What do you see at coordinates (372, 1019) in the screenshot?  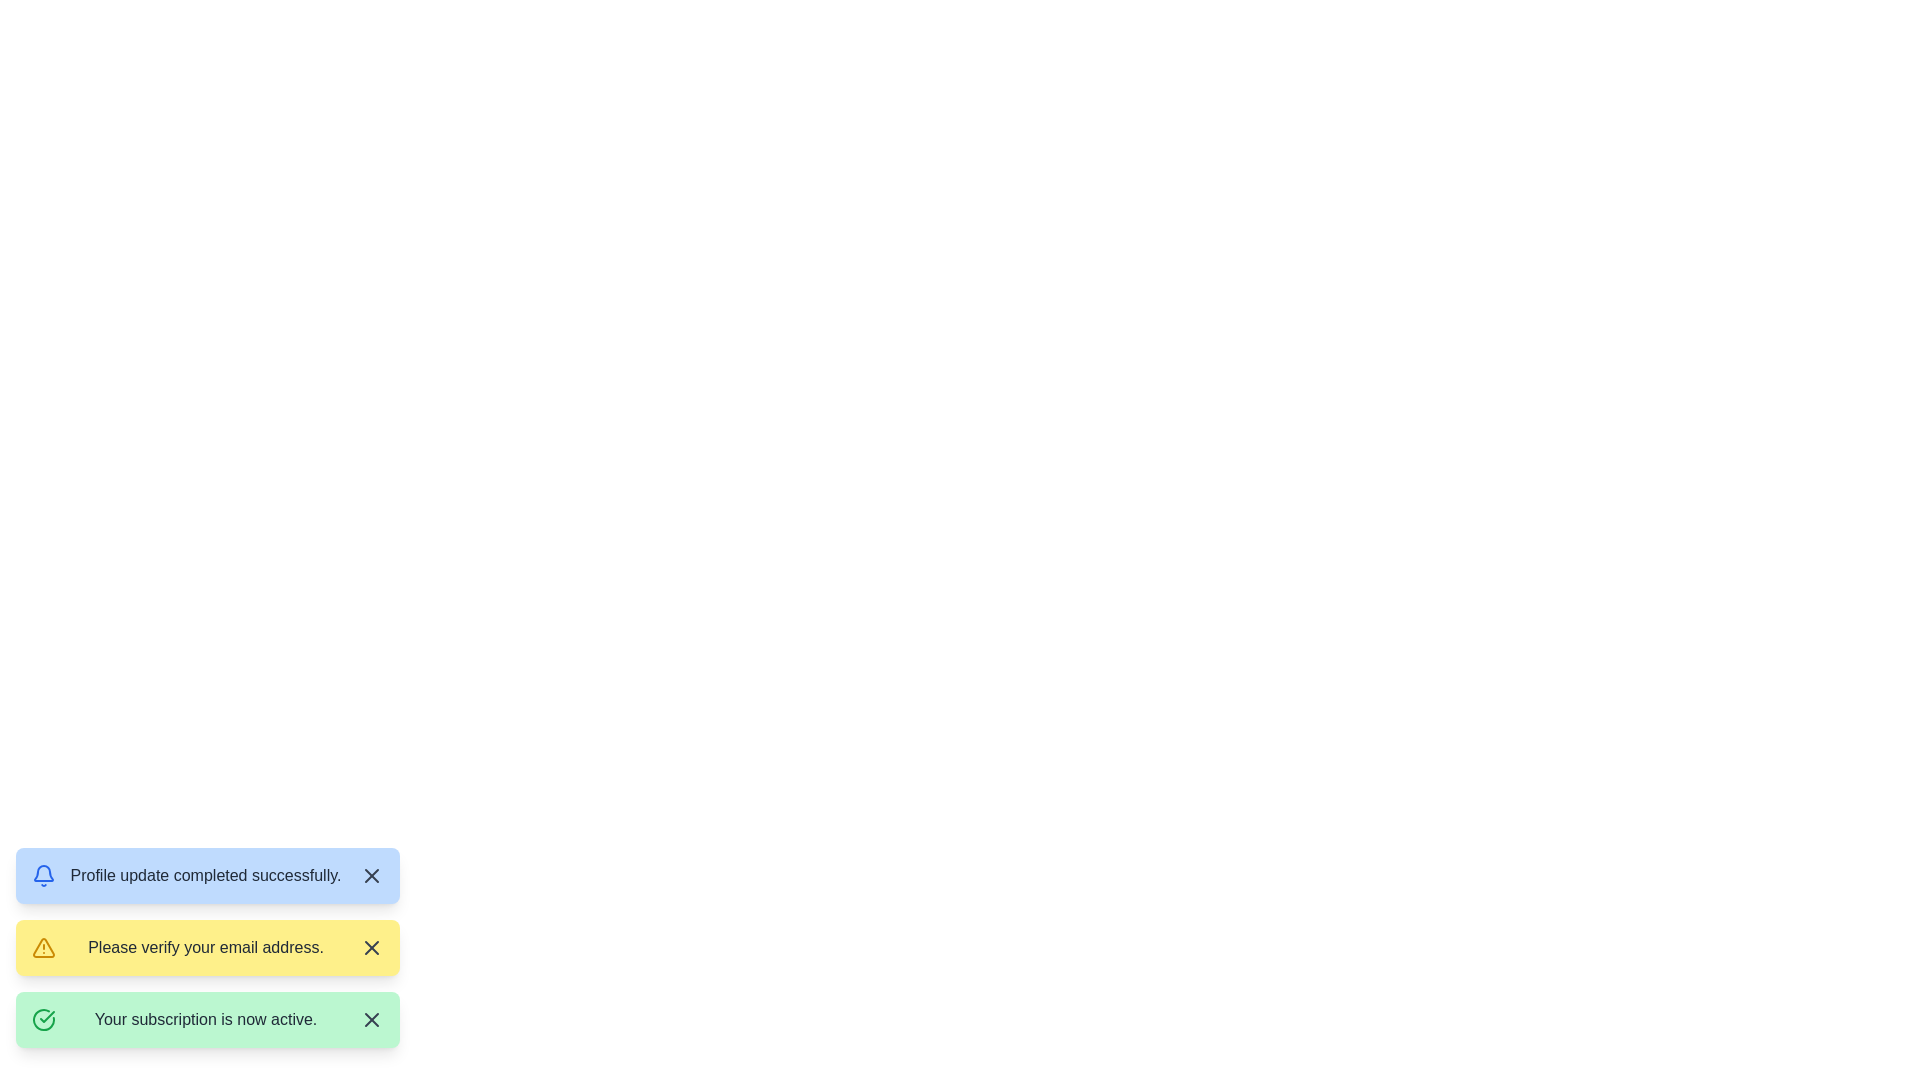 I see `the thin diagonal line segment forming part of the X symbol, which is located near the center of the small square-shaped icon used for closing notifications at the bottom-right section of the interface` at bounding box center [372, 1019].